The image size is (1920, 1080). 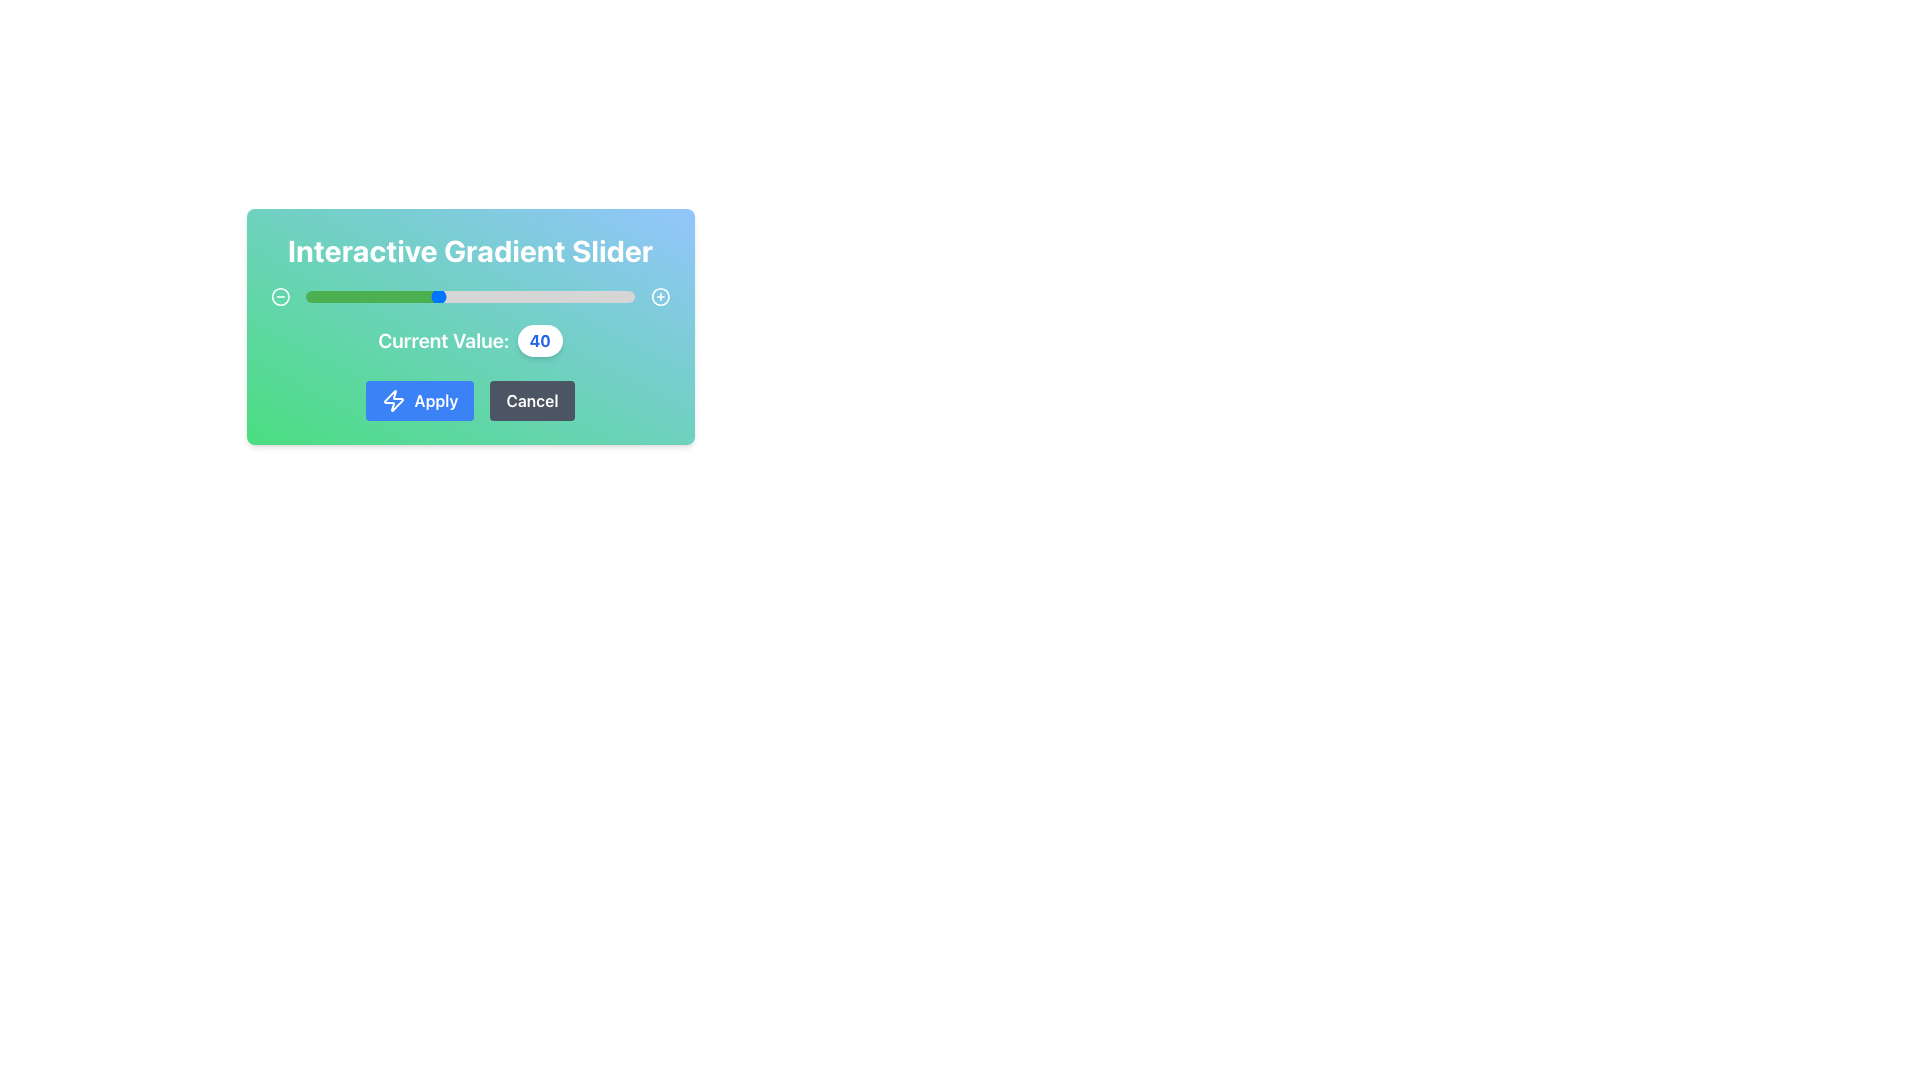 I want to click on the slider's value, so click(x=335, y=297).